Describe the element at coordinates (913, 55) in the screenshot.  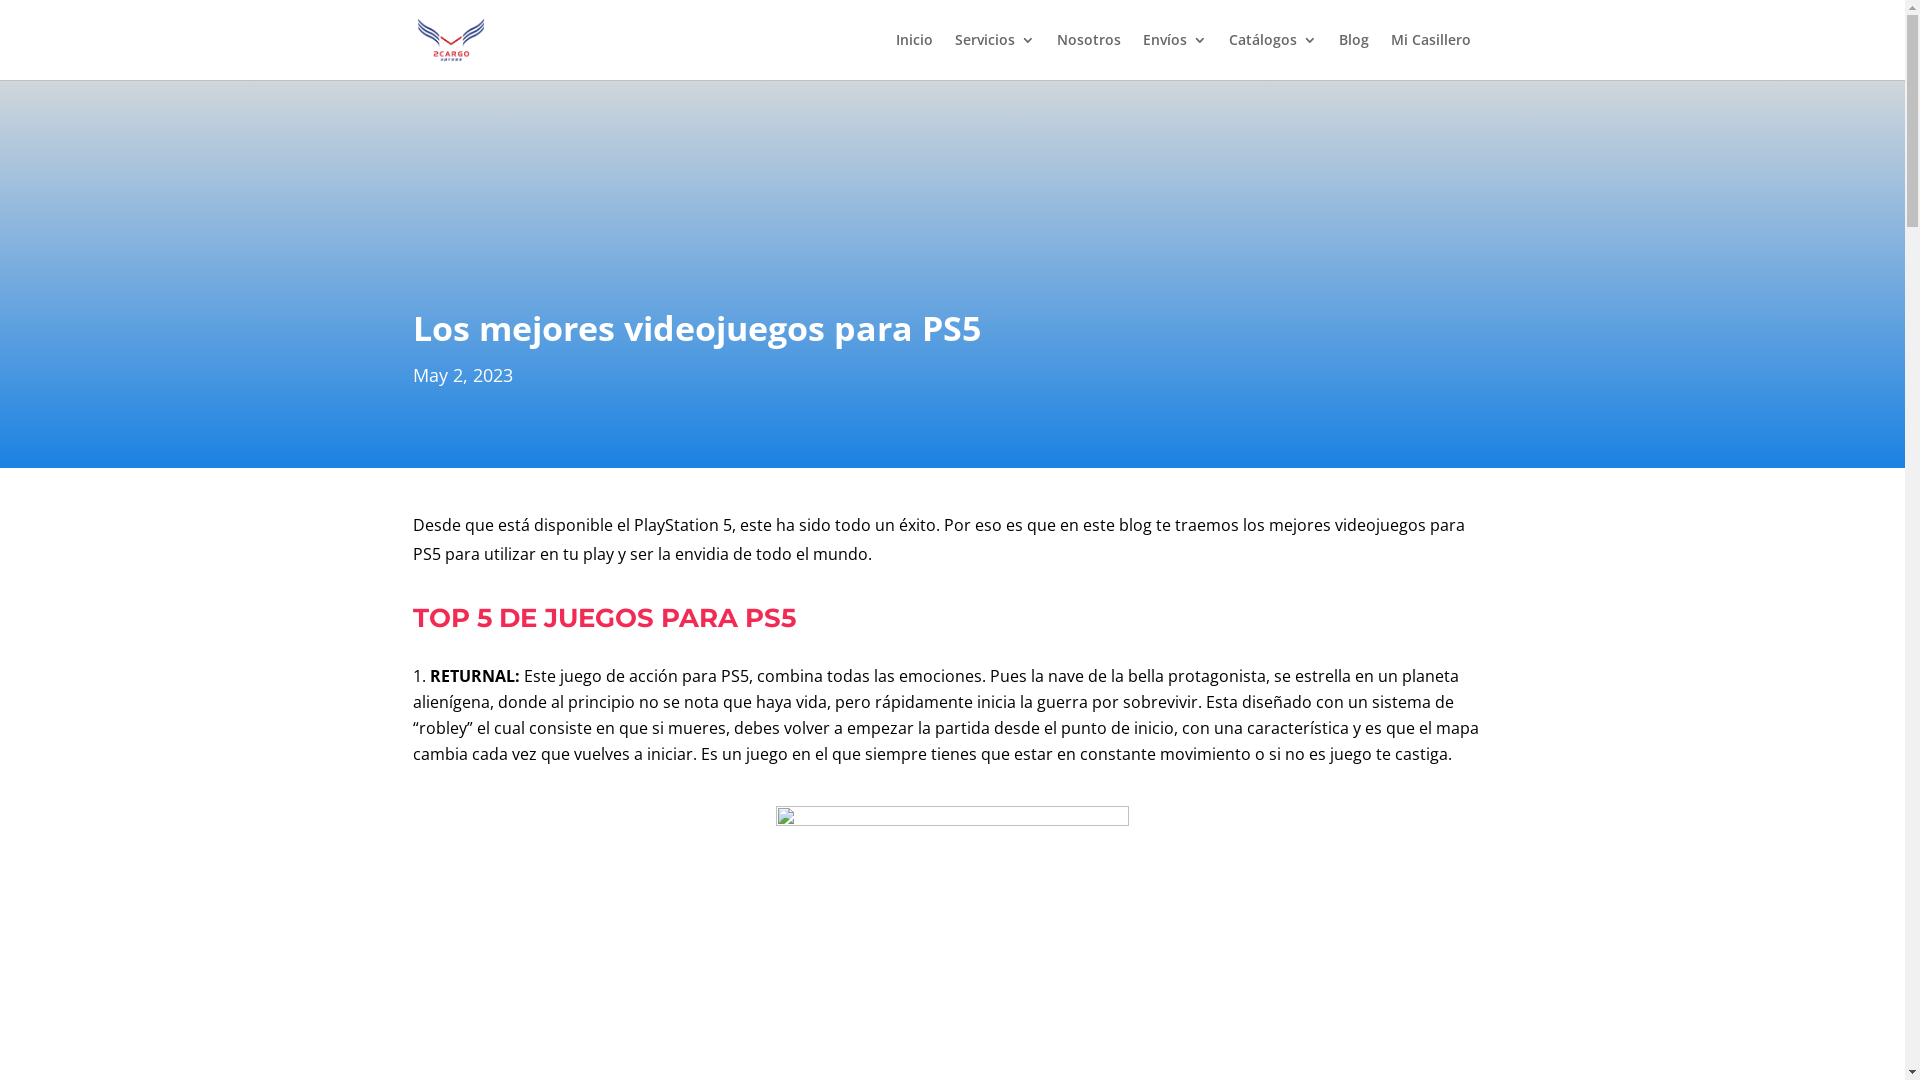
I see `'Inicio'` at that location.